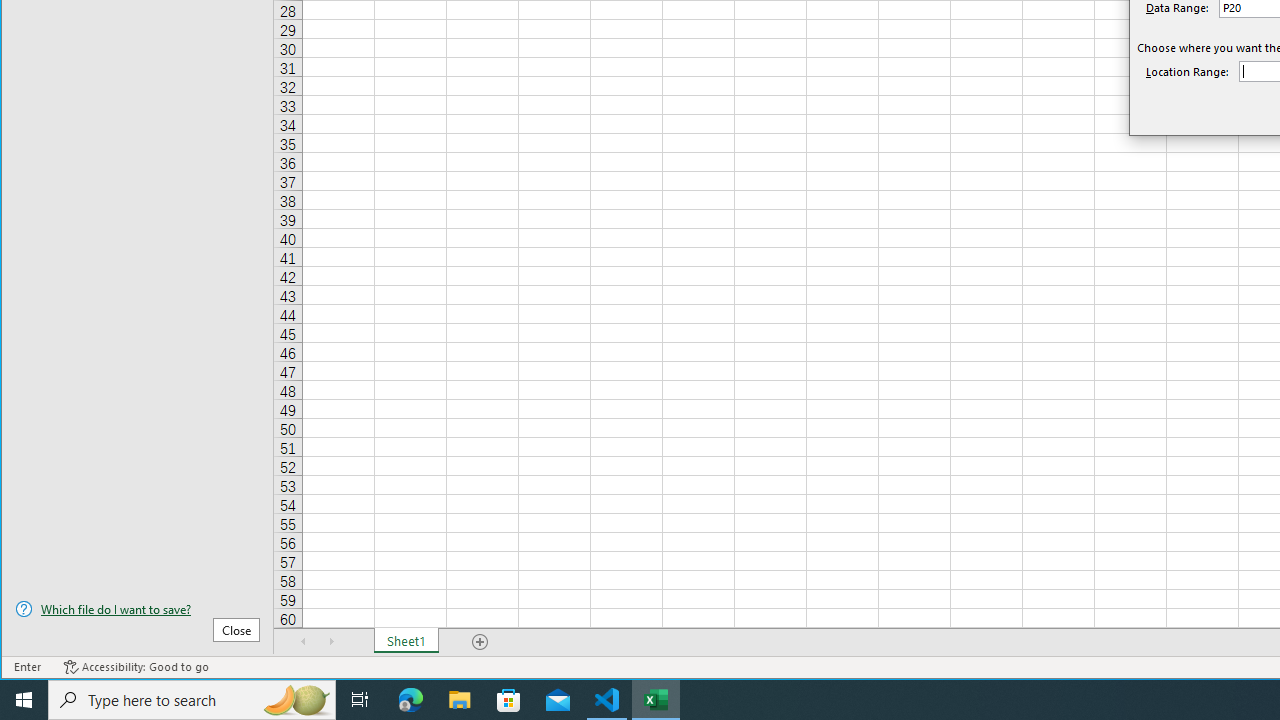 This screenshot has height=720, width=1280. What do you see at coordinates (459, 698) in the screenshot?
I see `'File Explorer'` at bounding box center [459, 698].